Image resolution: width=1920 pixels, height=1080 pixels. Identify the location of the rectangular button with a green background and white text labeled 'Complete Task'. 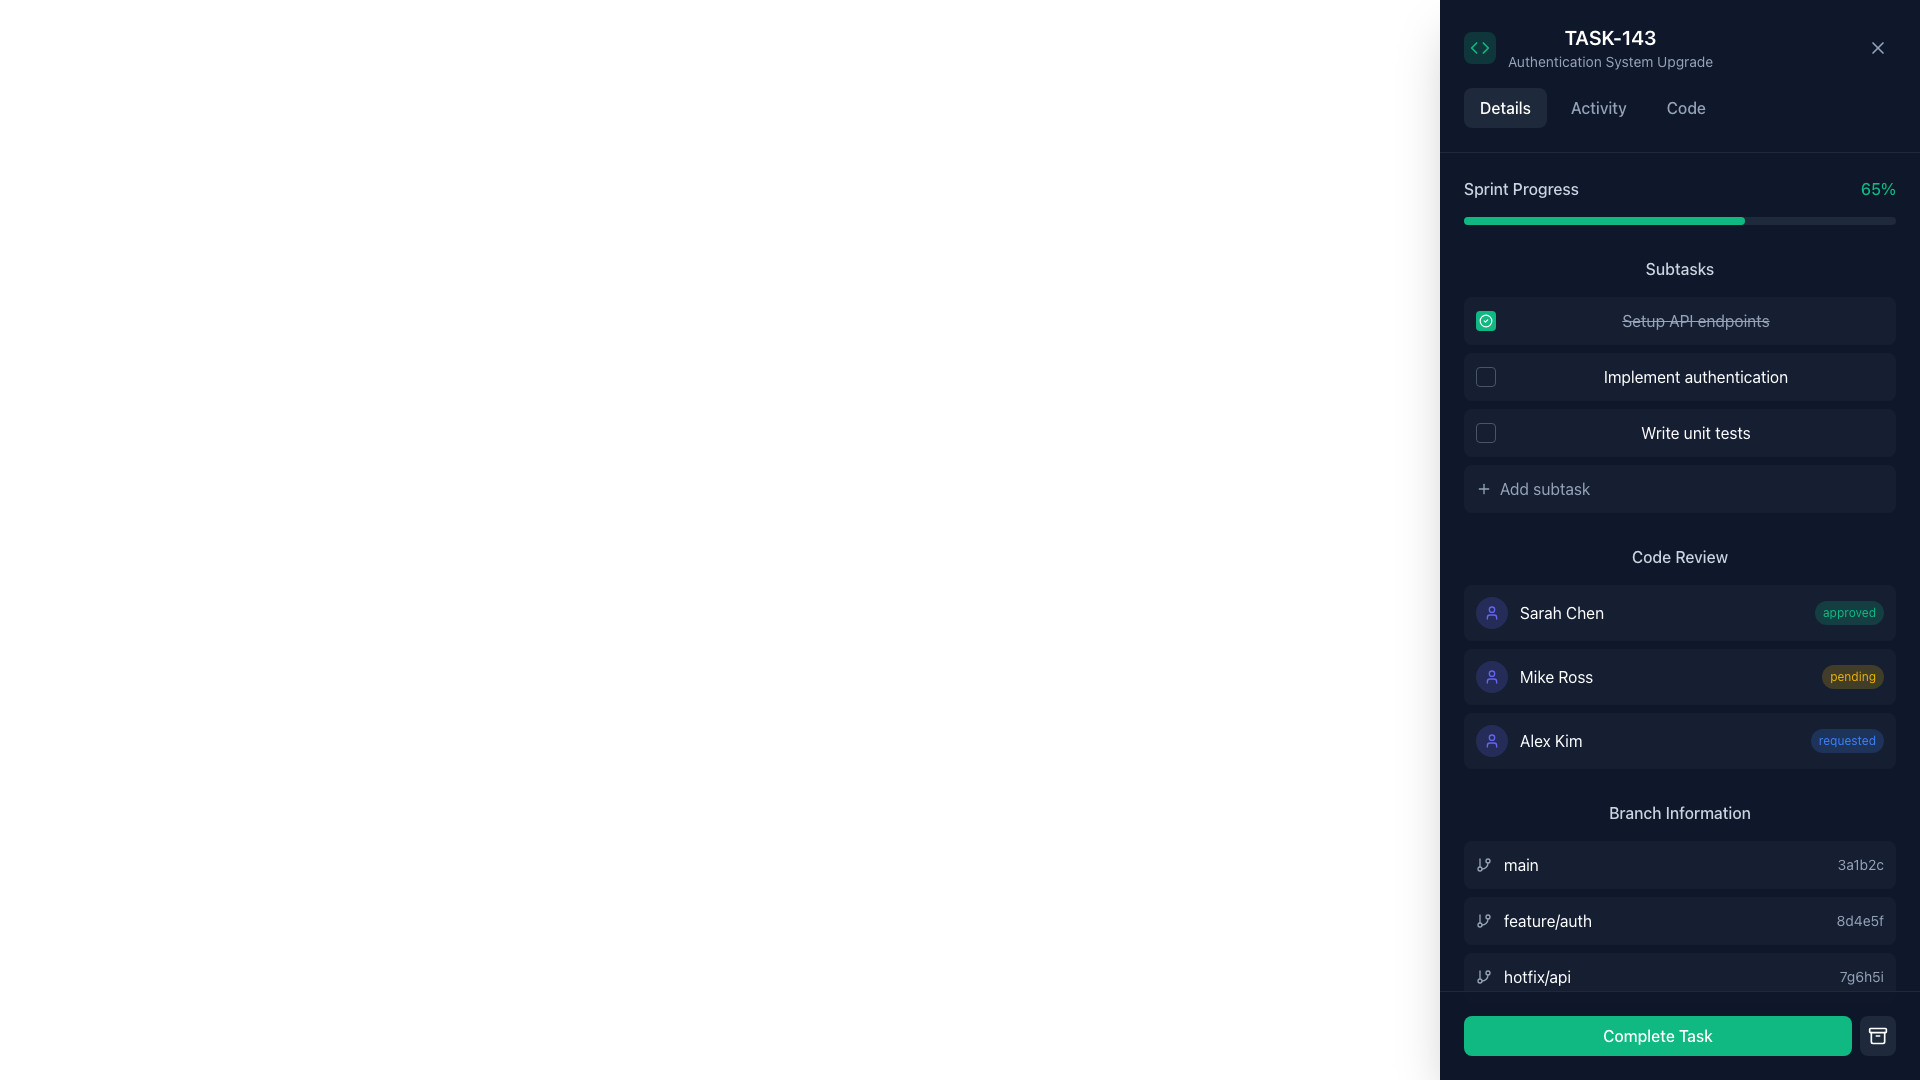
(1680, 1035).